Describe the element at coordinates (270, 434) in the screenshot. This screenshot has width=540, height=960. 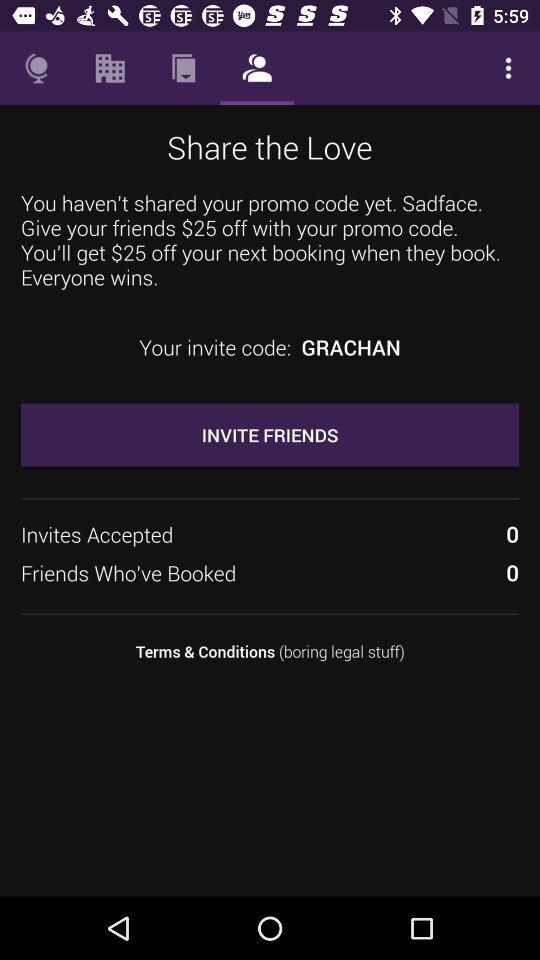
I see `invite friends item` at that location.